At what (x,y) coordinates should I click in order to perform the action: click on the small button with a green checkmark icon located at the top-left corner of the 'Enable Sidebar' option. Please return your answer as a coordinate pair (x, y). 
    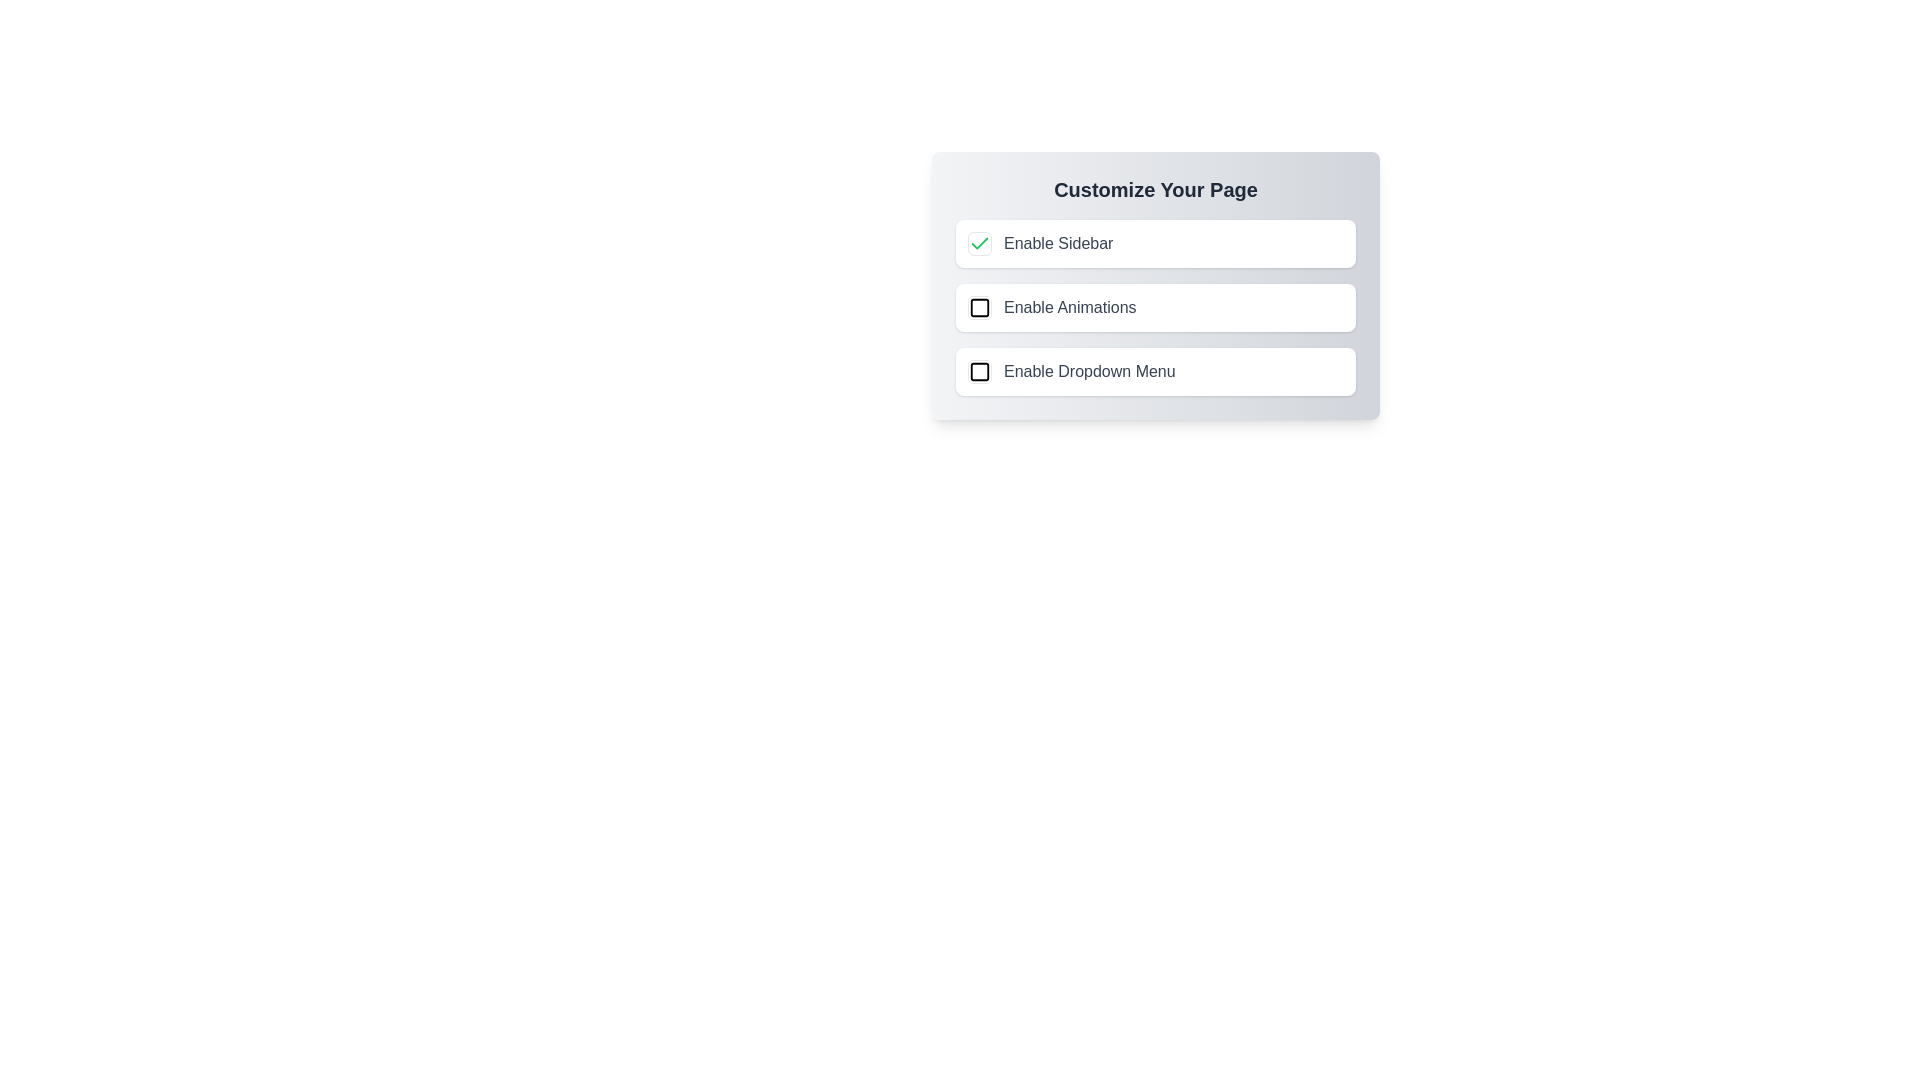
    Looking at the image, I should click on (979, 242).